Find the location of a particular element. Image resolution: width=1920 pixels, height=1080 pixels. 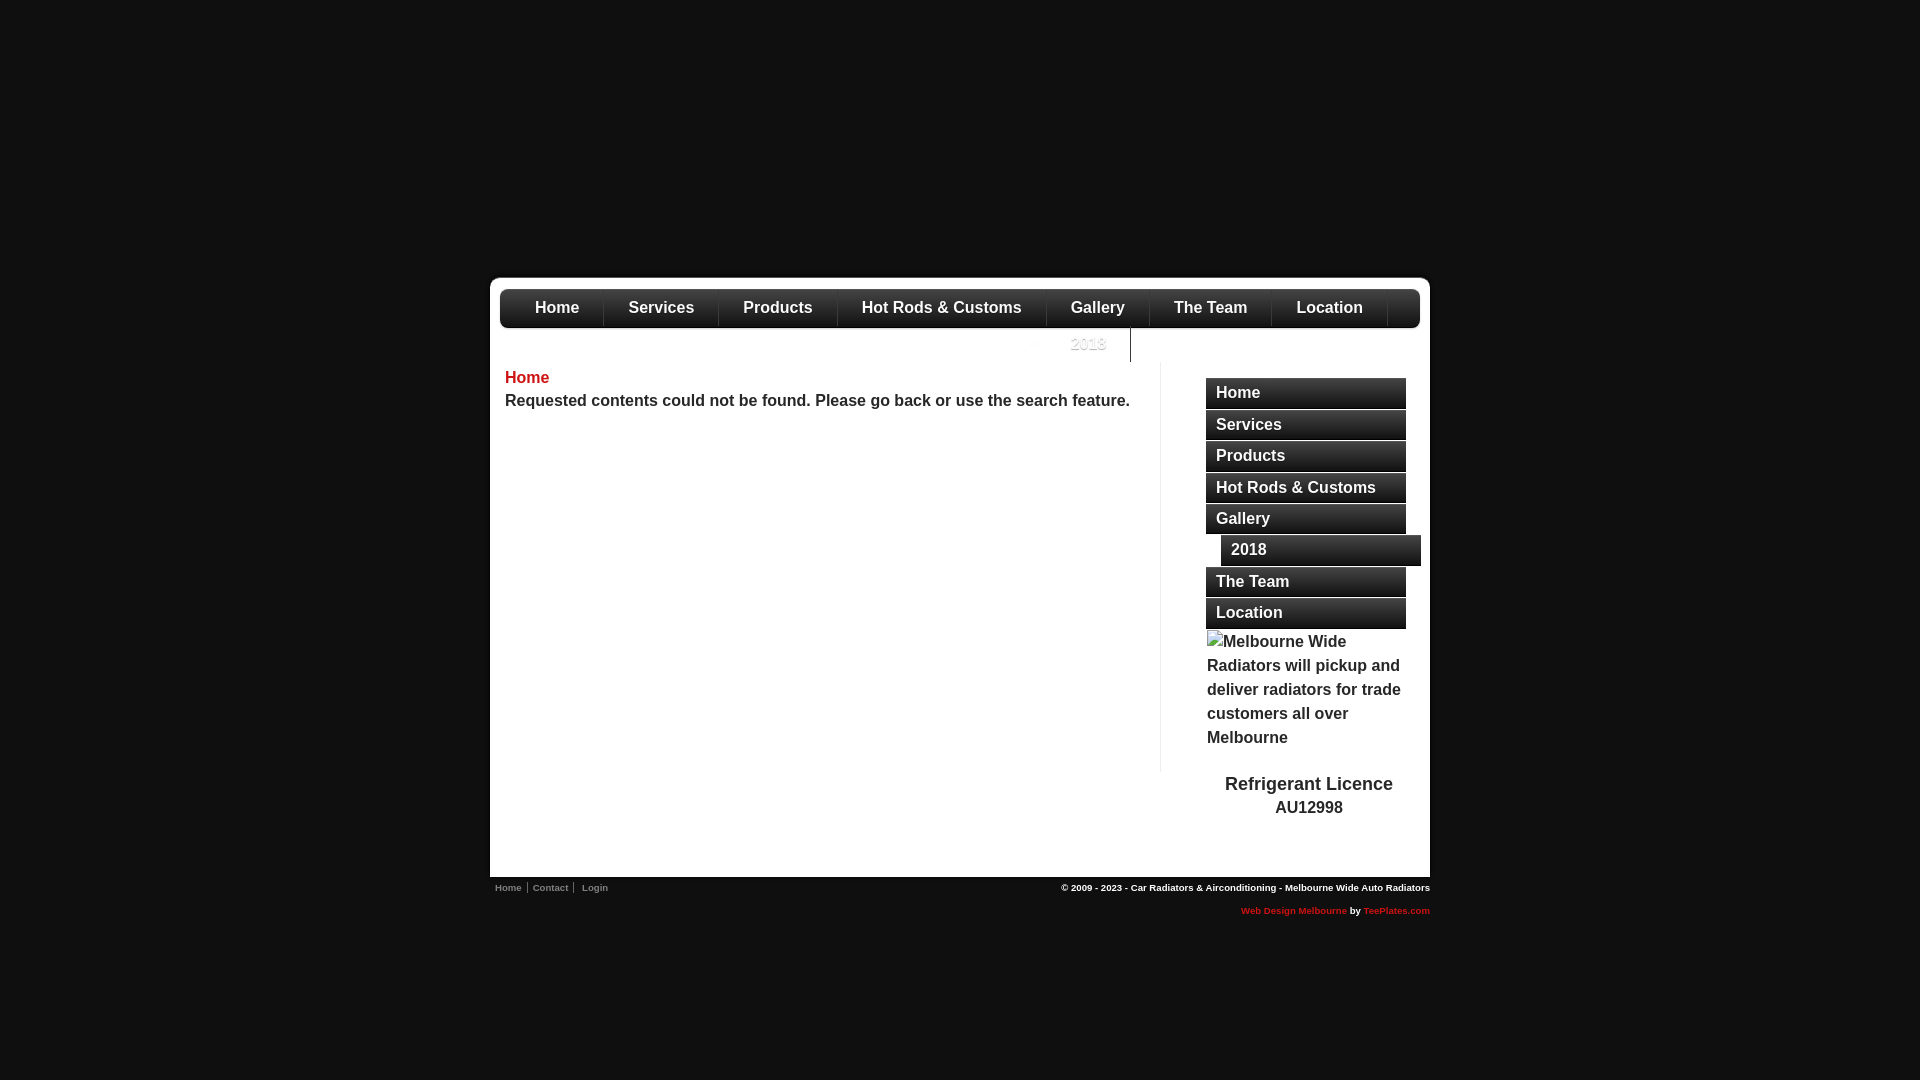

'The Team' is located at coordinates (1305, 582).